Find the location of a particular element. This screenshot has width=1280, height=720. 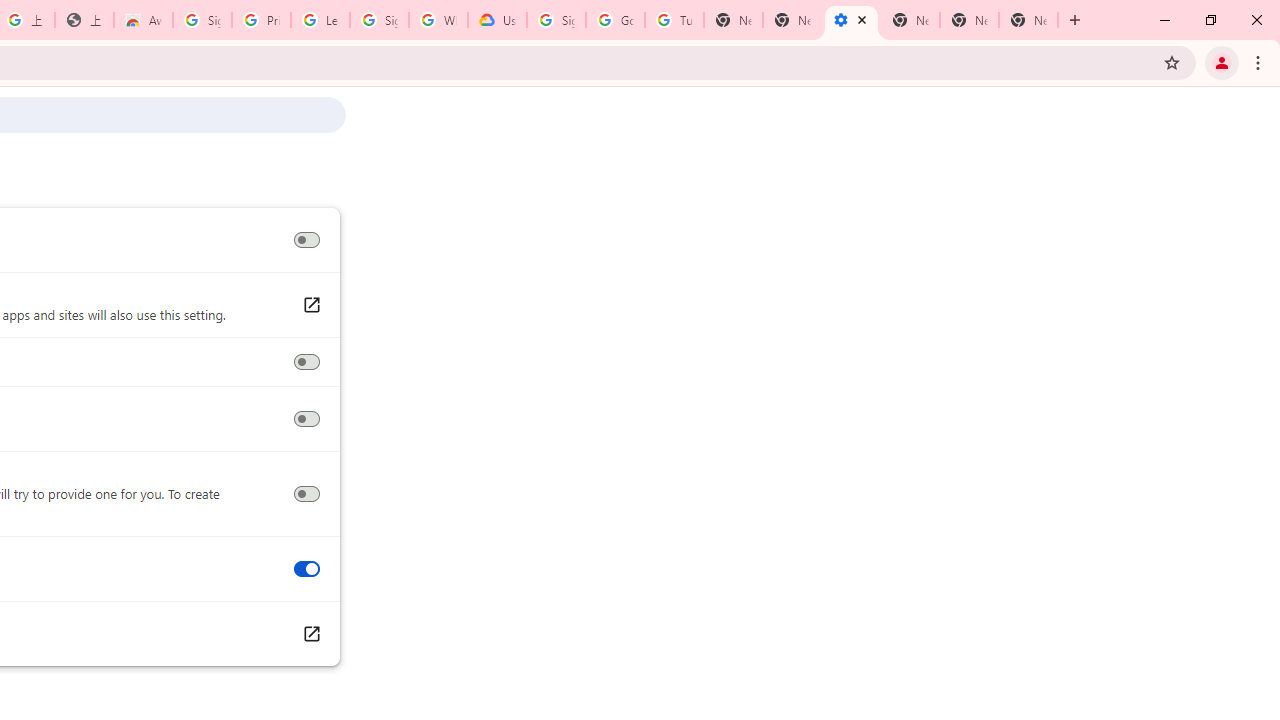

'New Tab' is located at coordinates (1028, 20).